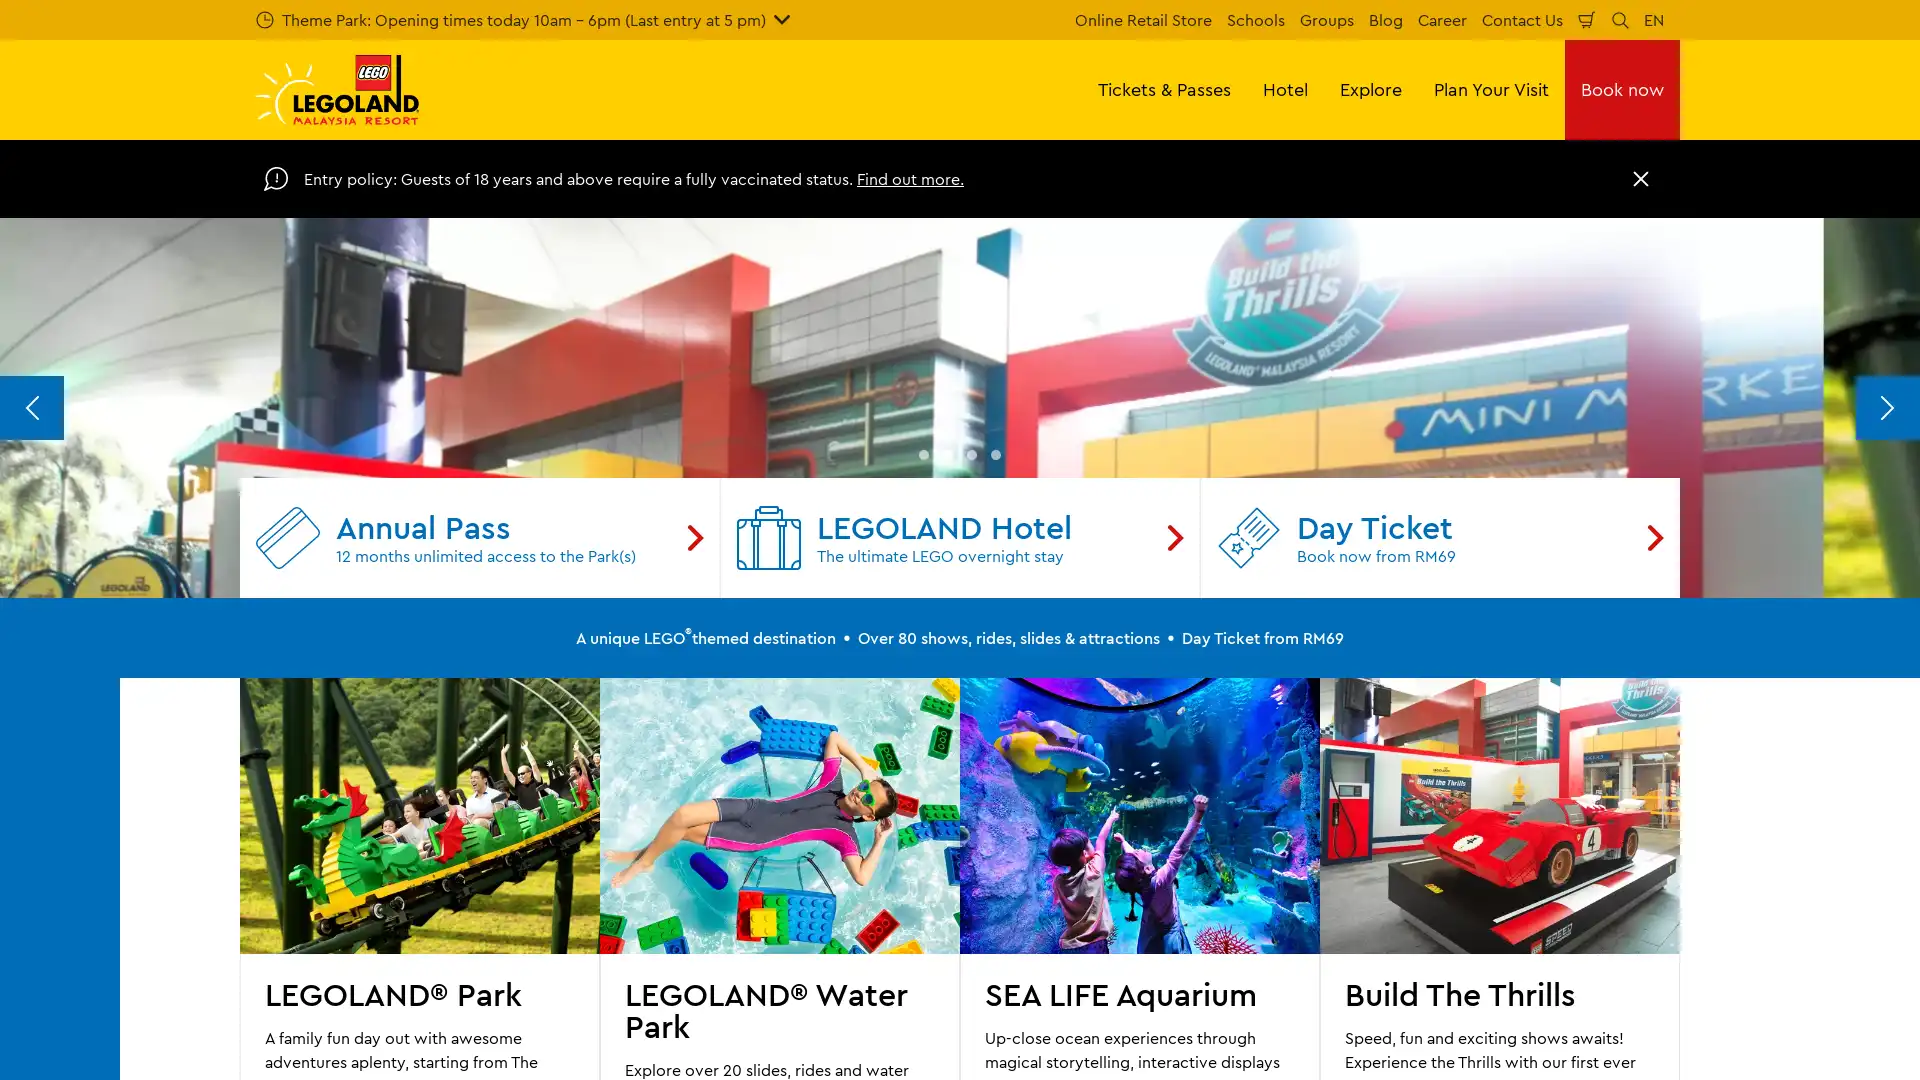  I want to click on Search, so click(1620, 19).